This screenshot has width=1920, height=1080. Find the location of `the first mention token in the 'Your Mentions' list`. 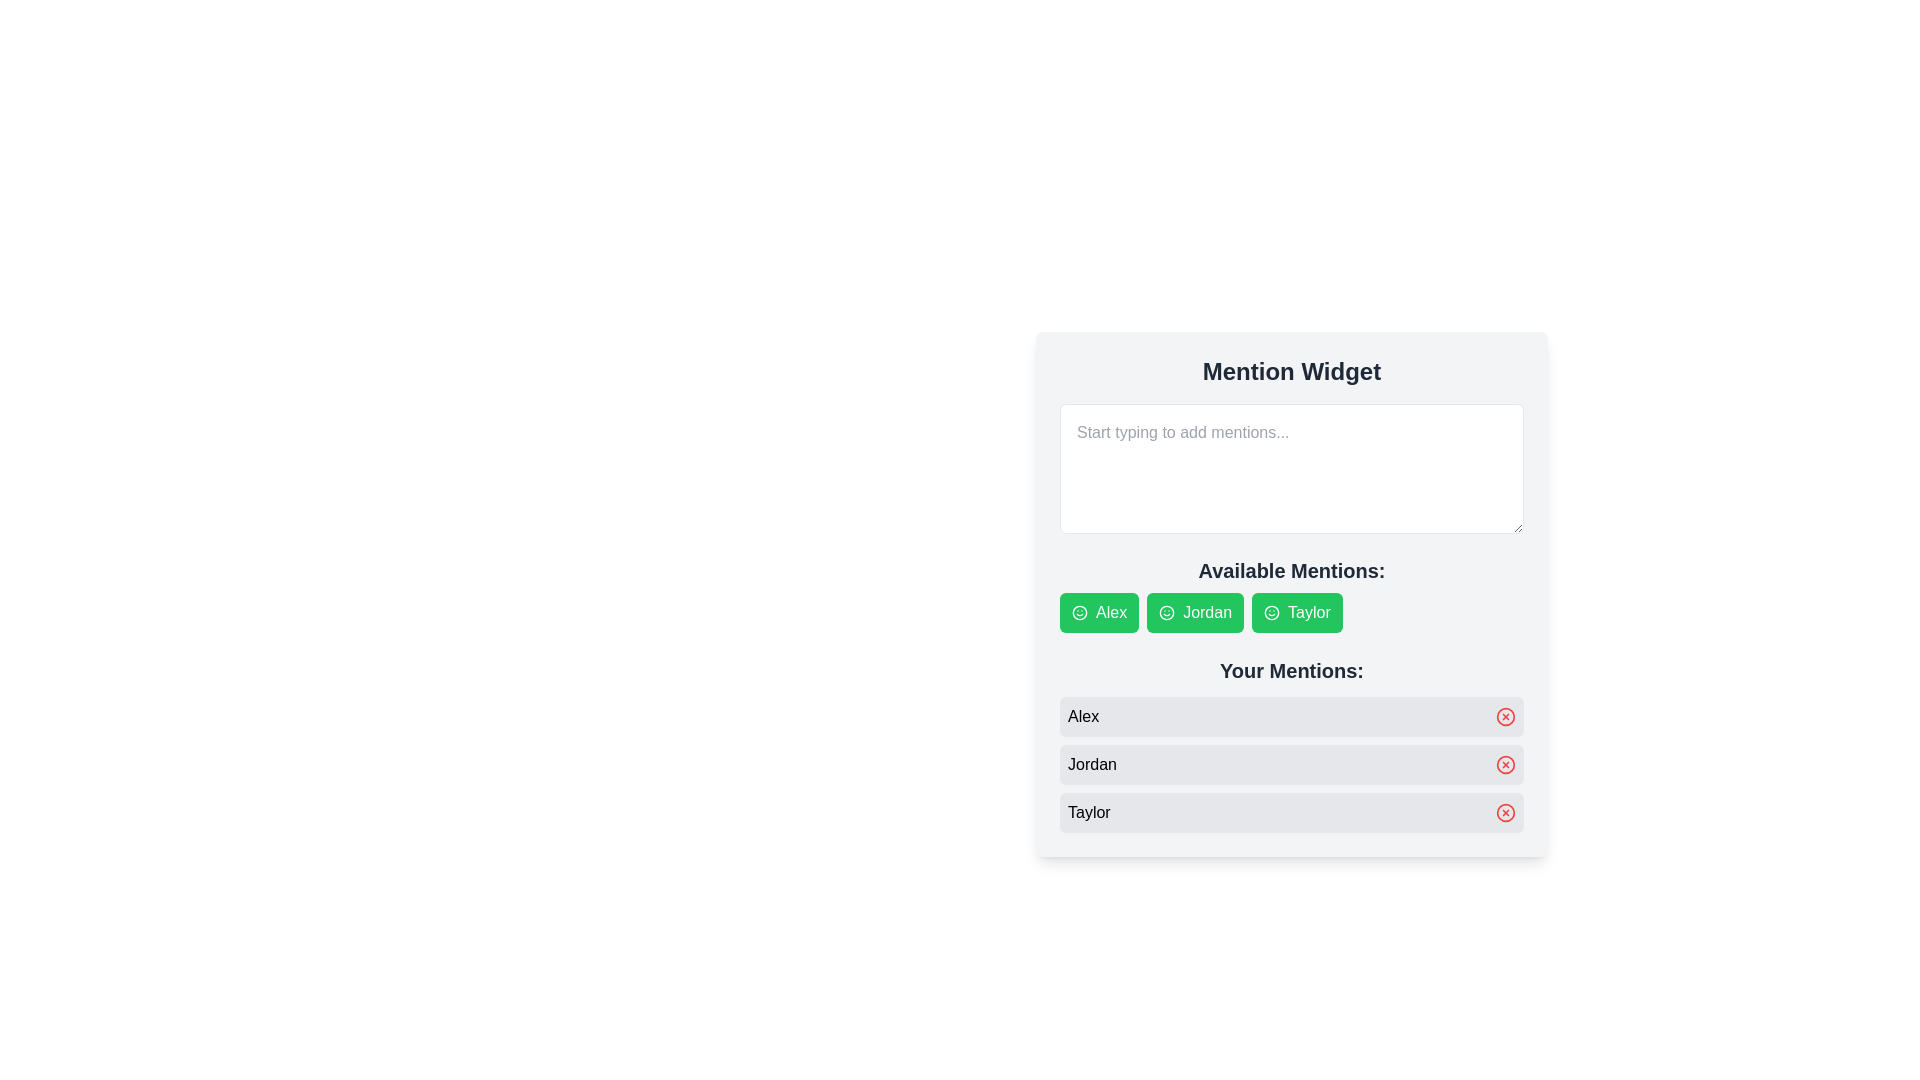

the first mention token in the 'Your Mentions' list is located at coordinates (1291, 716).